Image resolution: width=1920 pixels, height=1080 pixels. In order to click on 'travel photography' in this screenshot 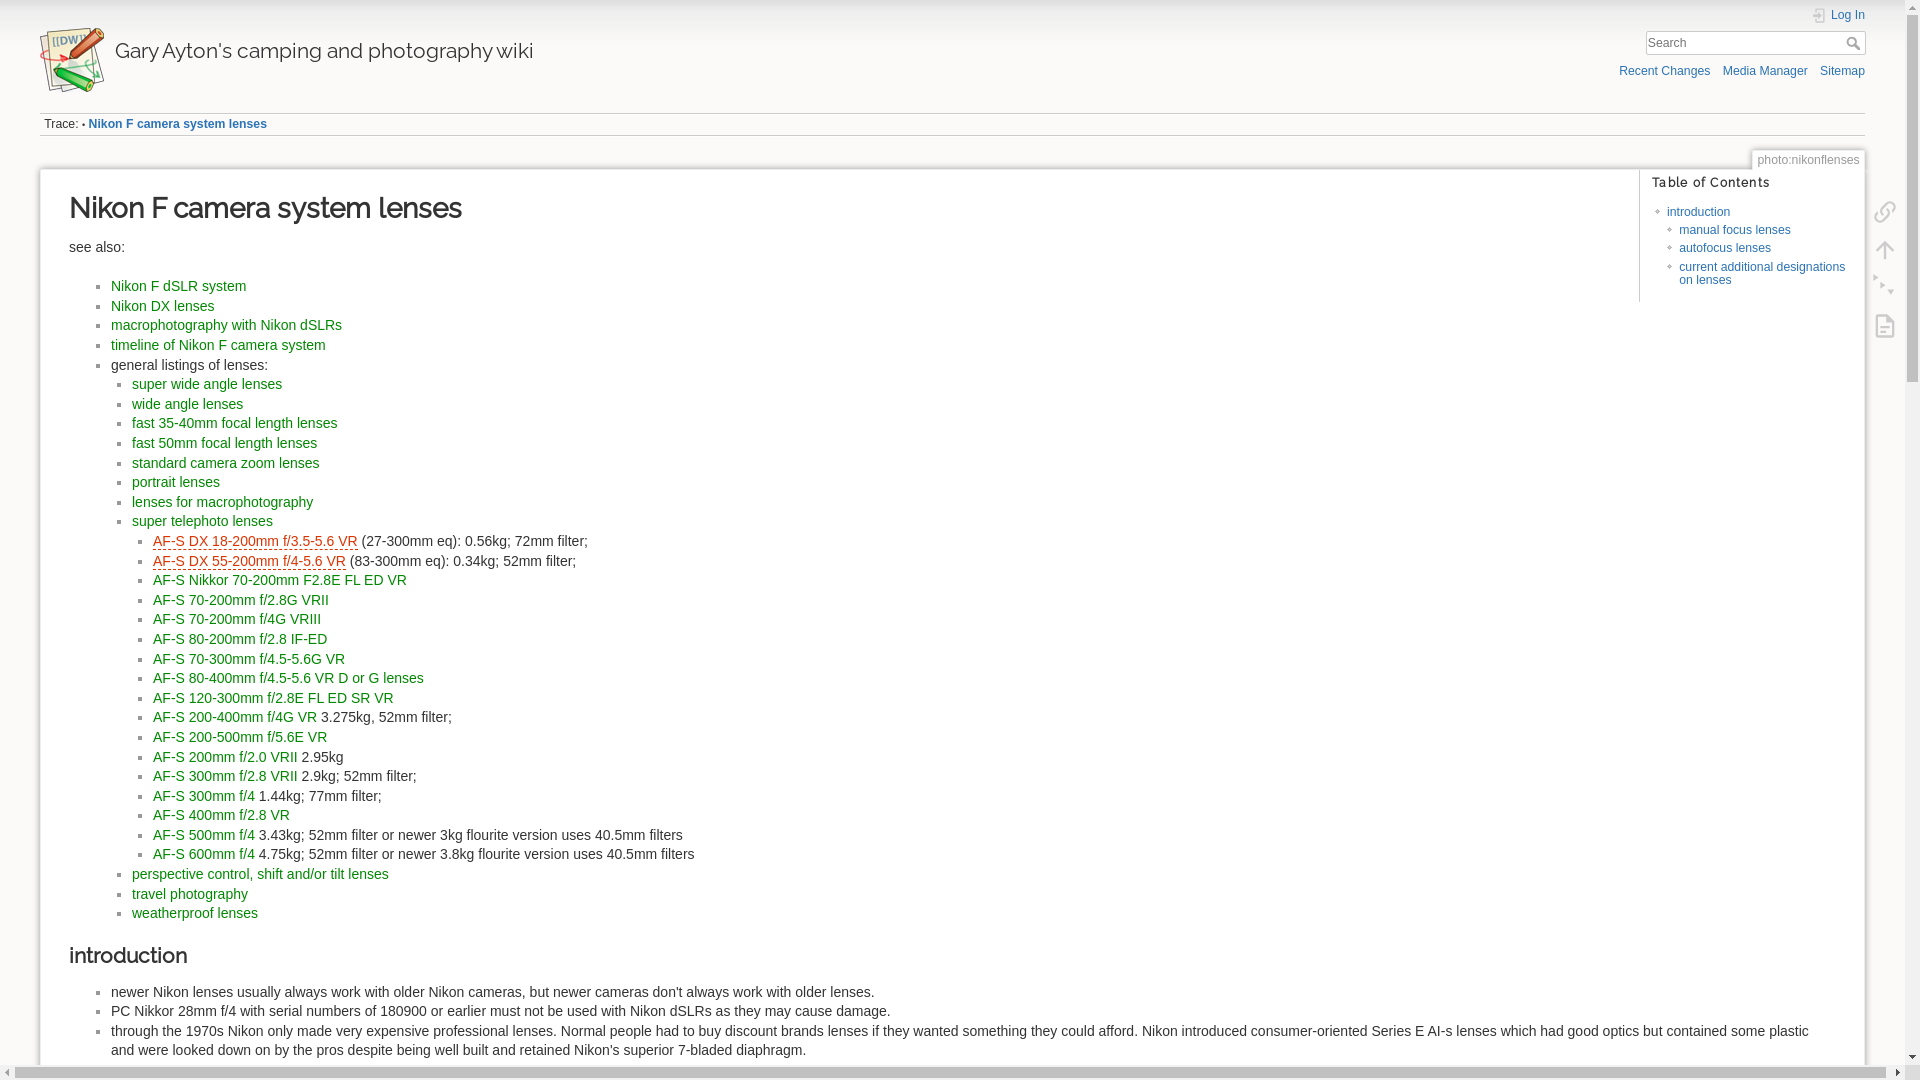, I will do `click(190, 893)`.